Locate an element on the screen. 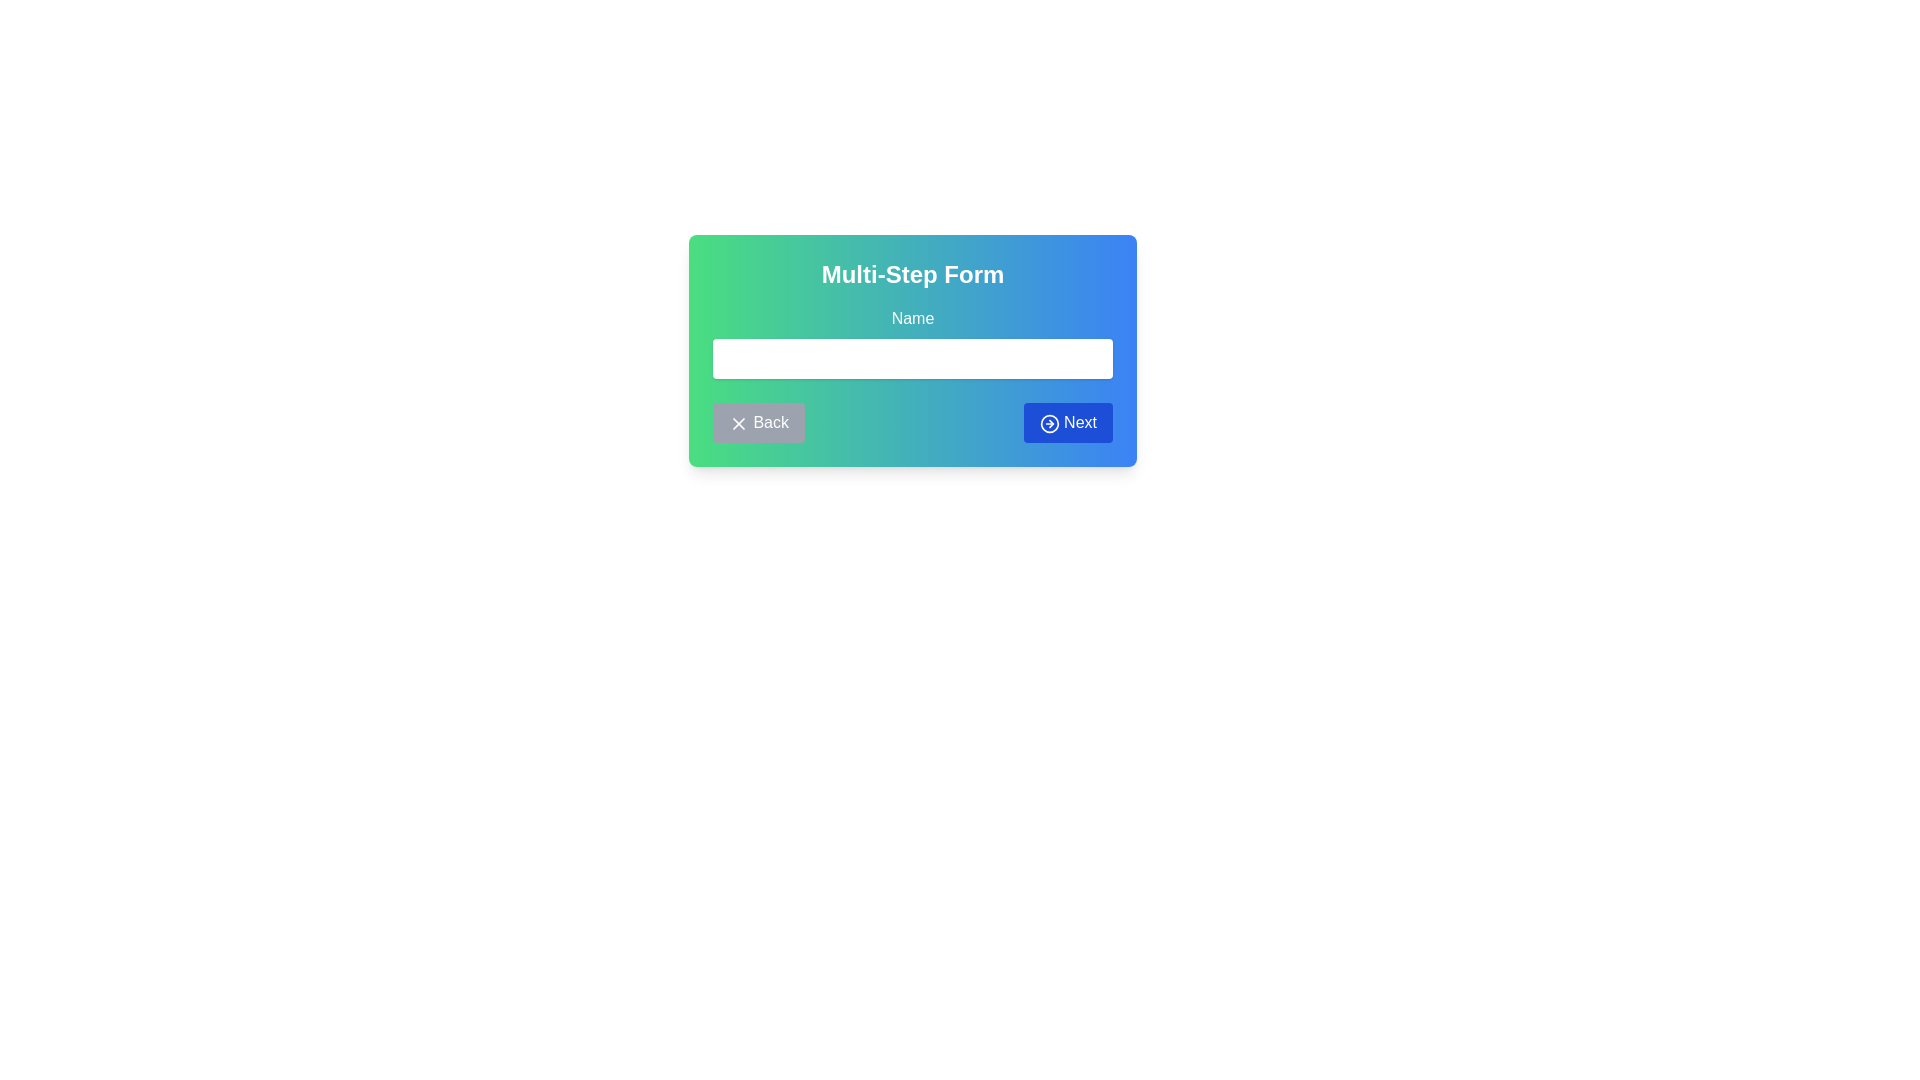 This screenshot has width=1920, height=1080. the circular icon with a blue border and white background that has an arrow pointing to the right, which is part of the 'Next' button located in the lower-right corner of the 'Multi-Step Form' section is located at coordinates (1048, 422).